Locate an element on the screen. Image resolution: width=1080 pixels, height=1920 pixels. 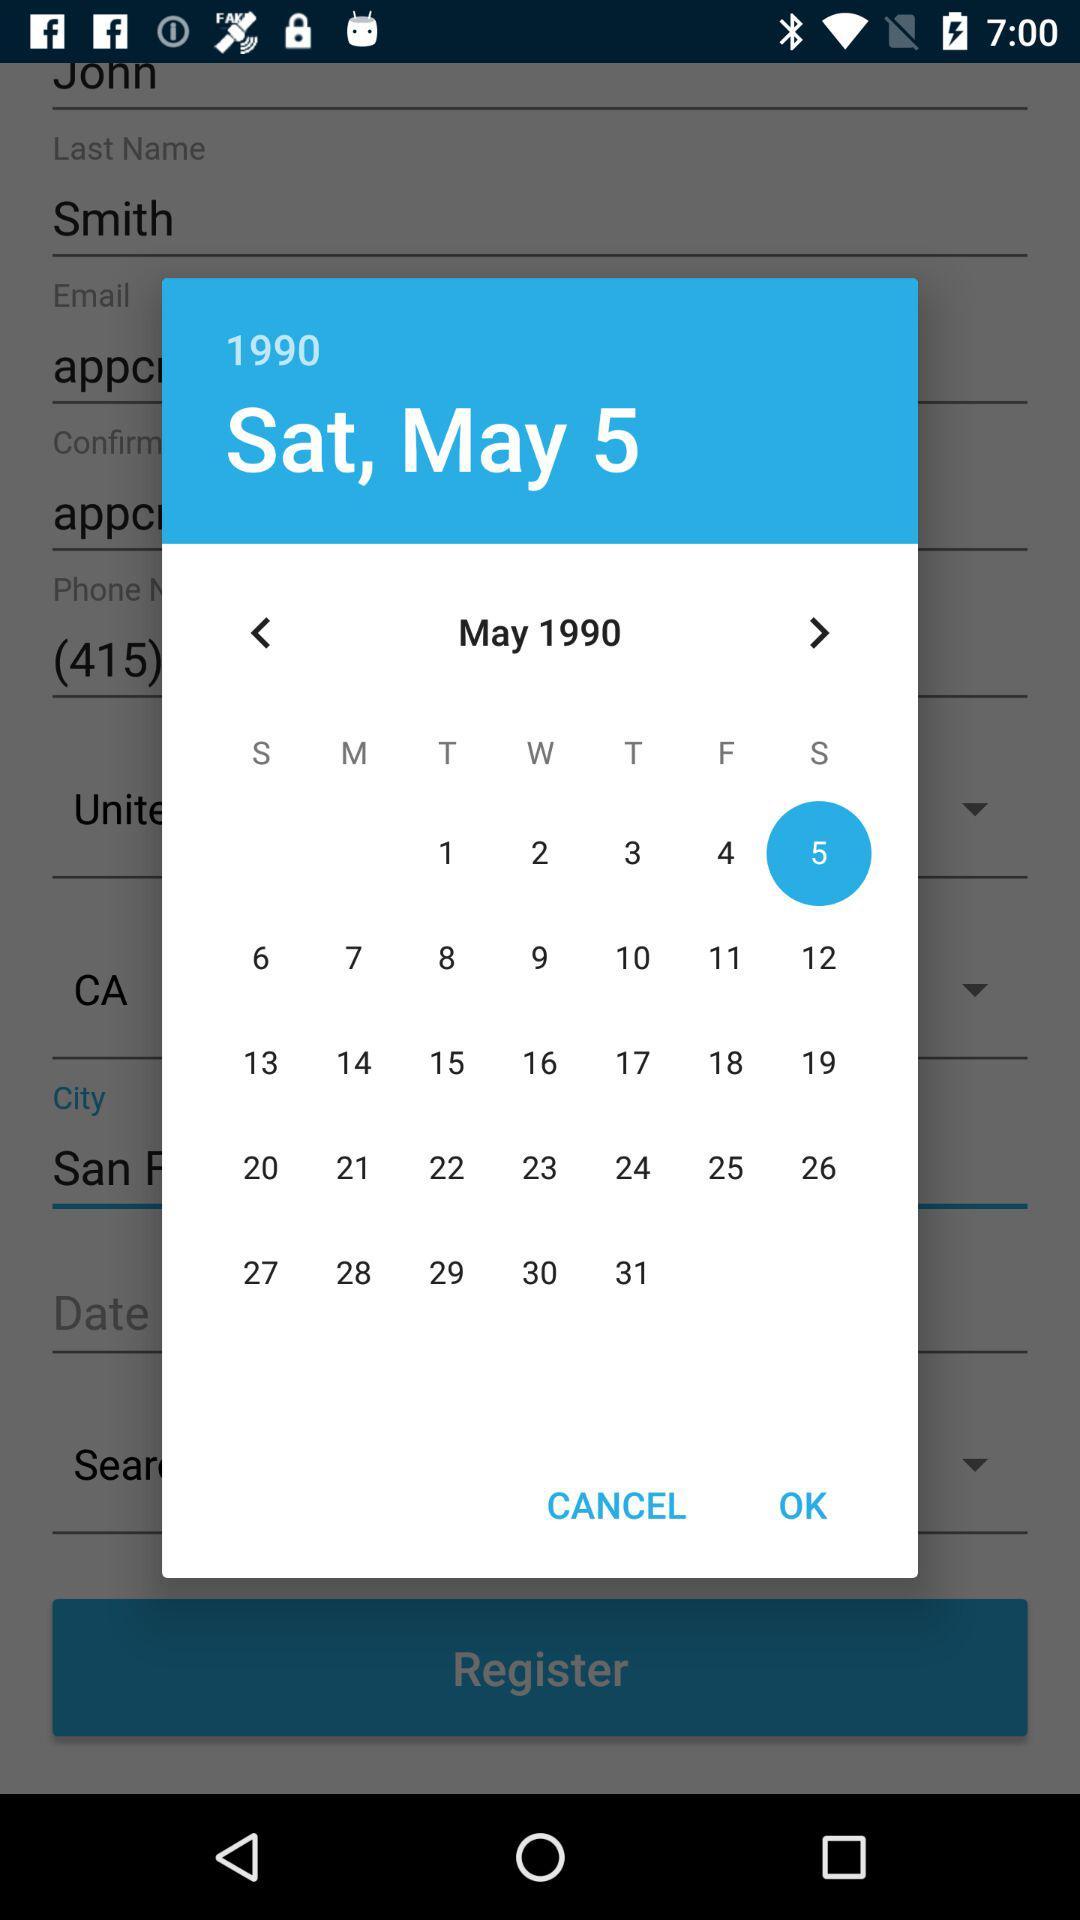
item below the sat, may 5 is located at coordinates (260, 632).